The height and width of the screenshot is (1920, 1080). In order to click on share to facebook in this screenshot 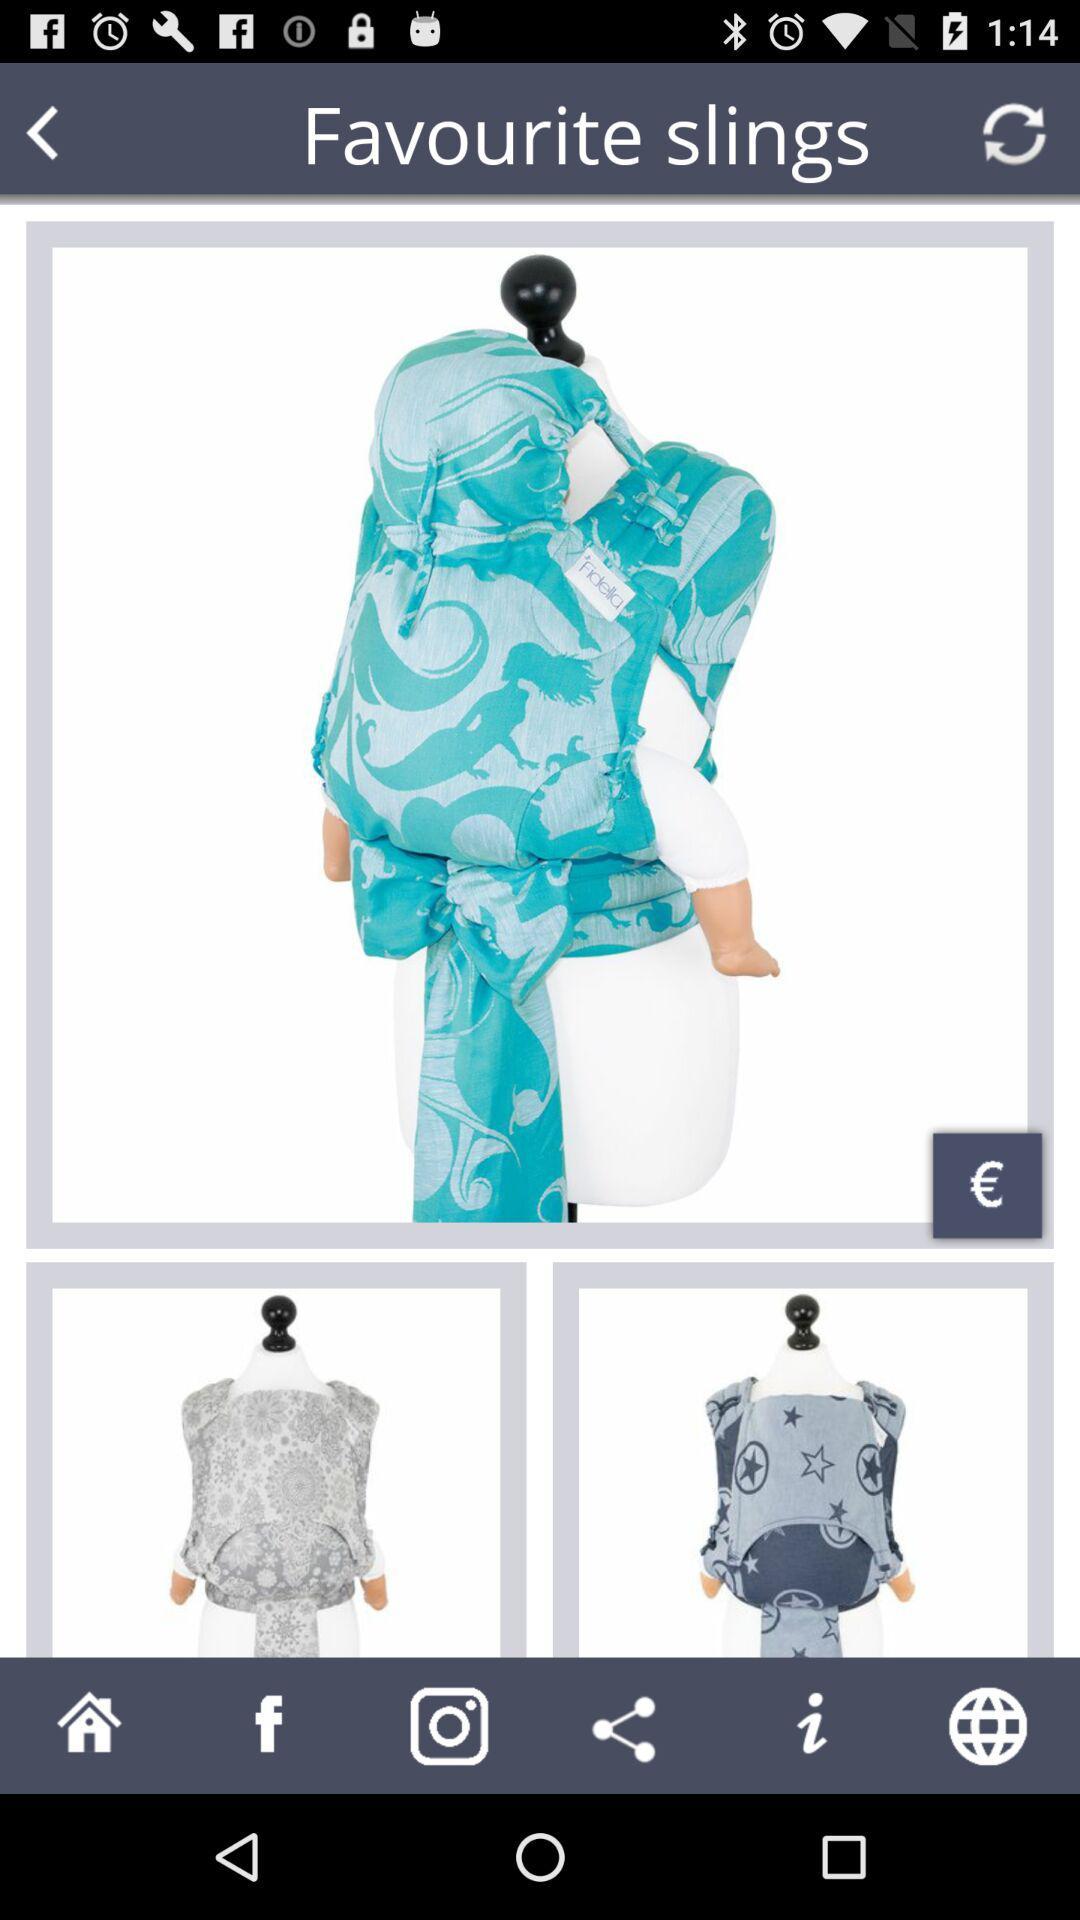, I will do `click(270, 1724)`.